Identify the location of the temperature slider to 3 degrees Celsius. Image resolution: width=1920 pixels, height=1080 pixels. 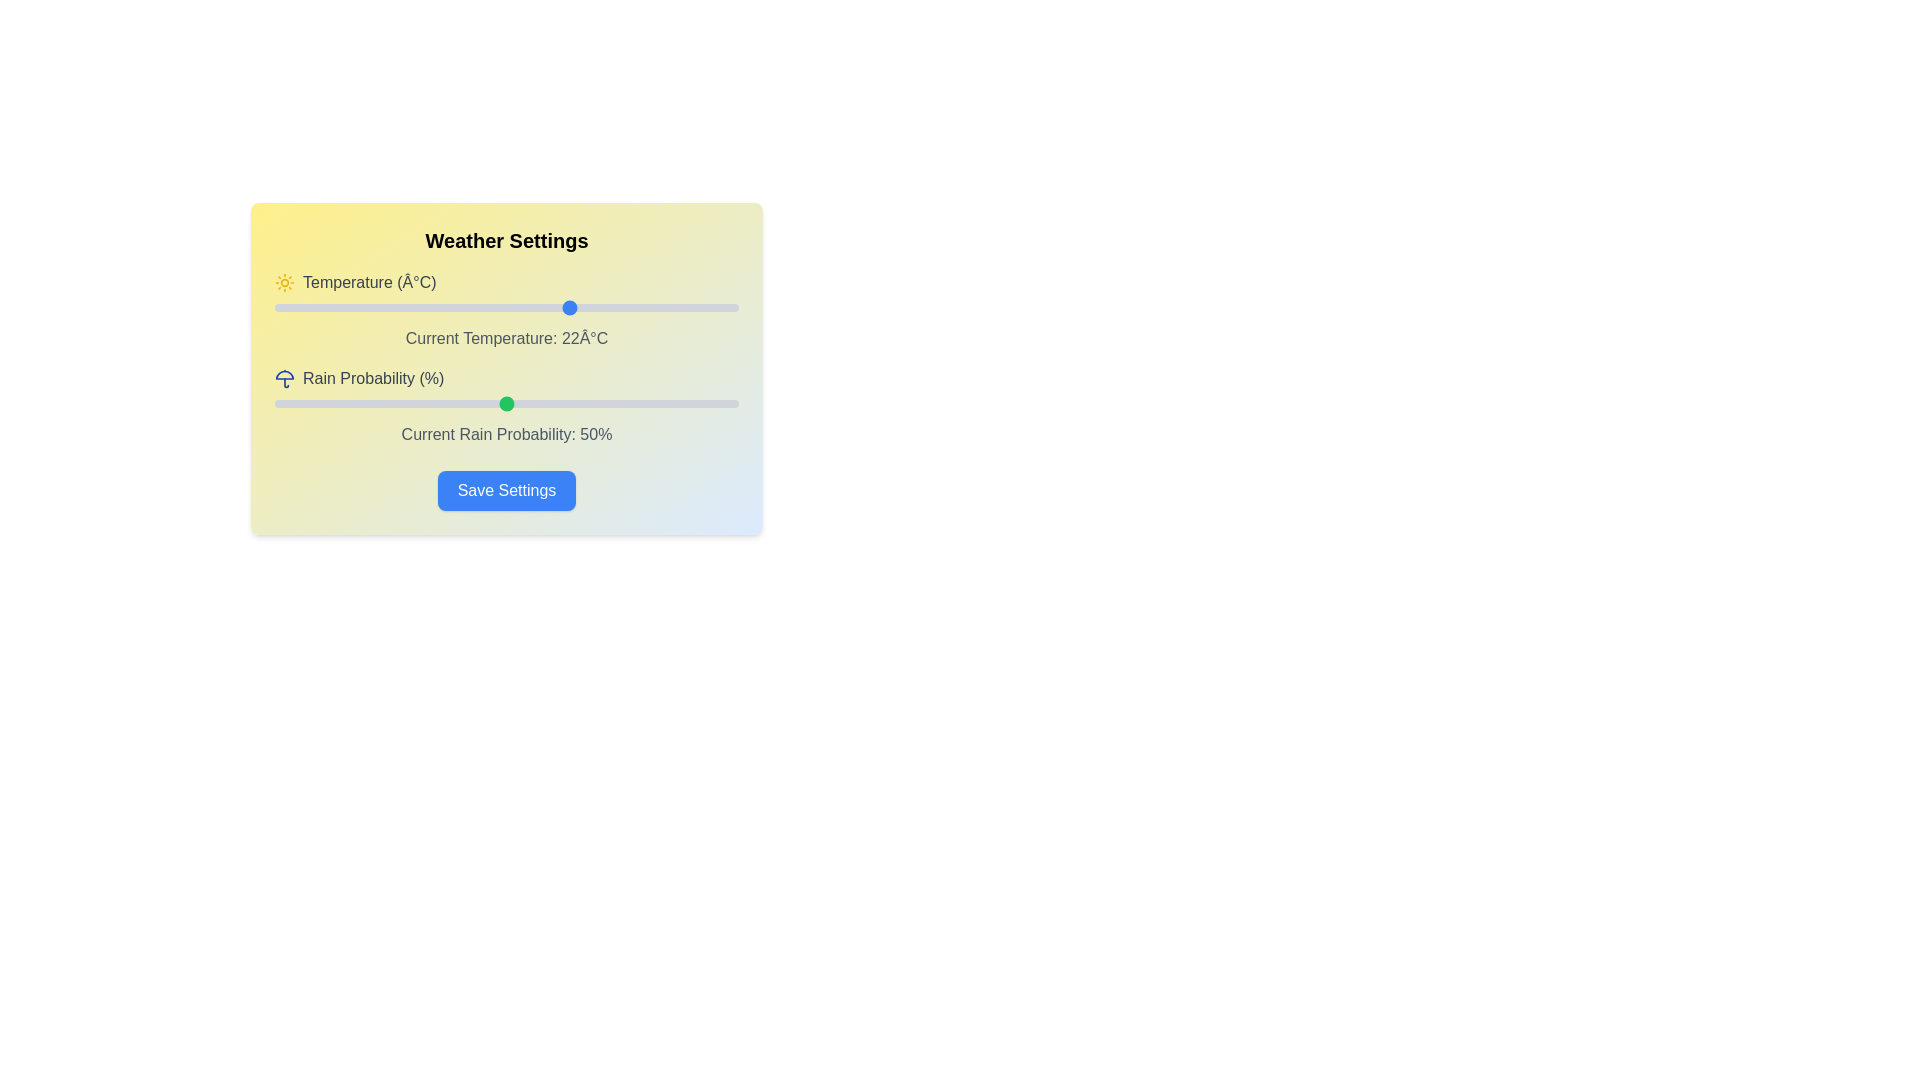
(395, 308).